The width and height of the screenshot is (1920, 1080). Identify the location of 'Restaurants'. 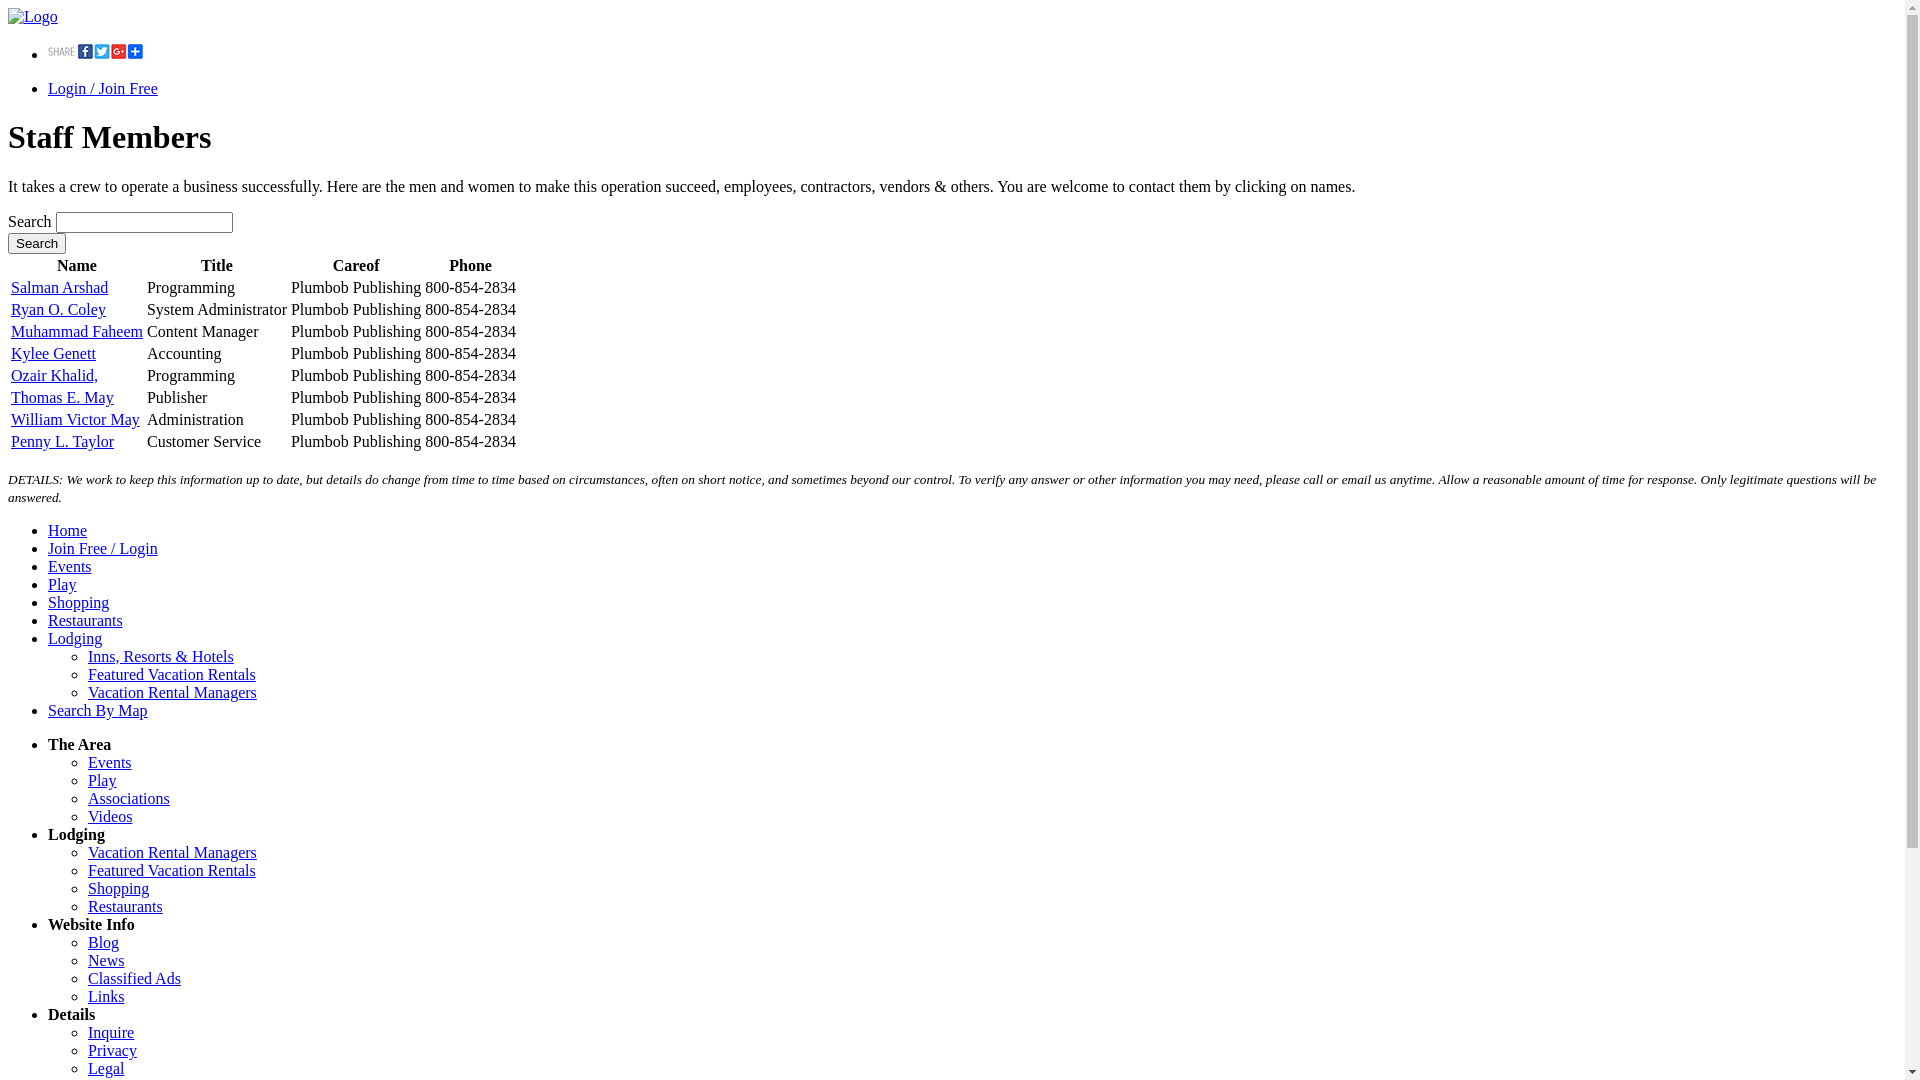
(84, 619).